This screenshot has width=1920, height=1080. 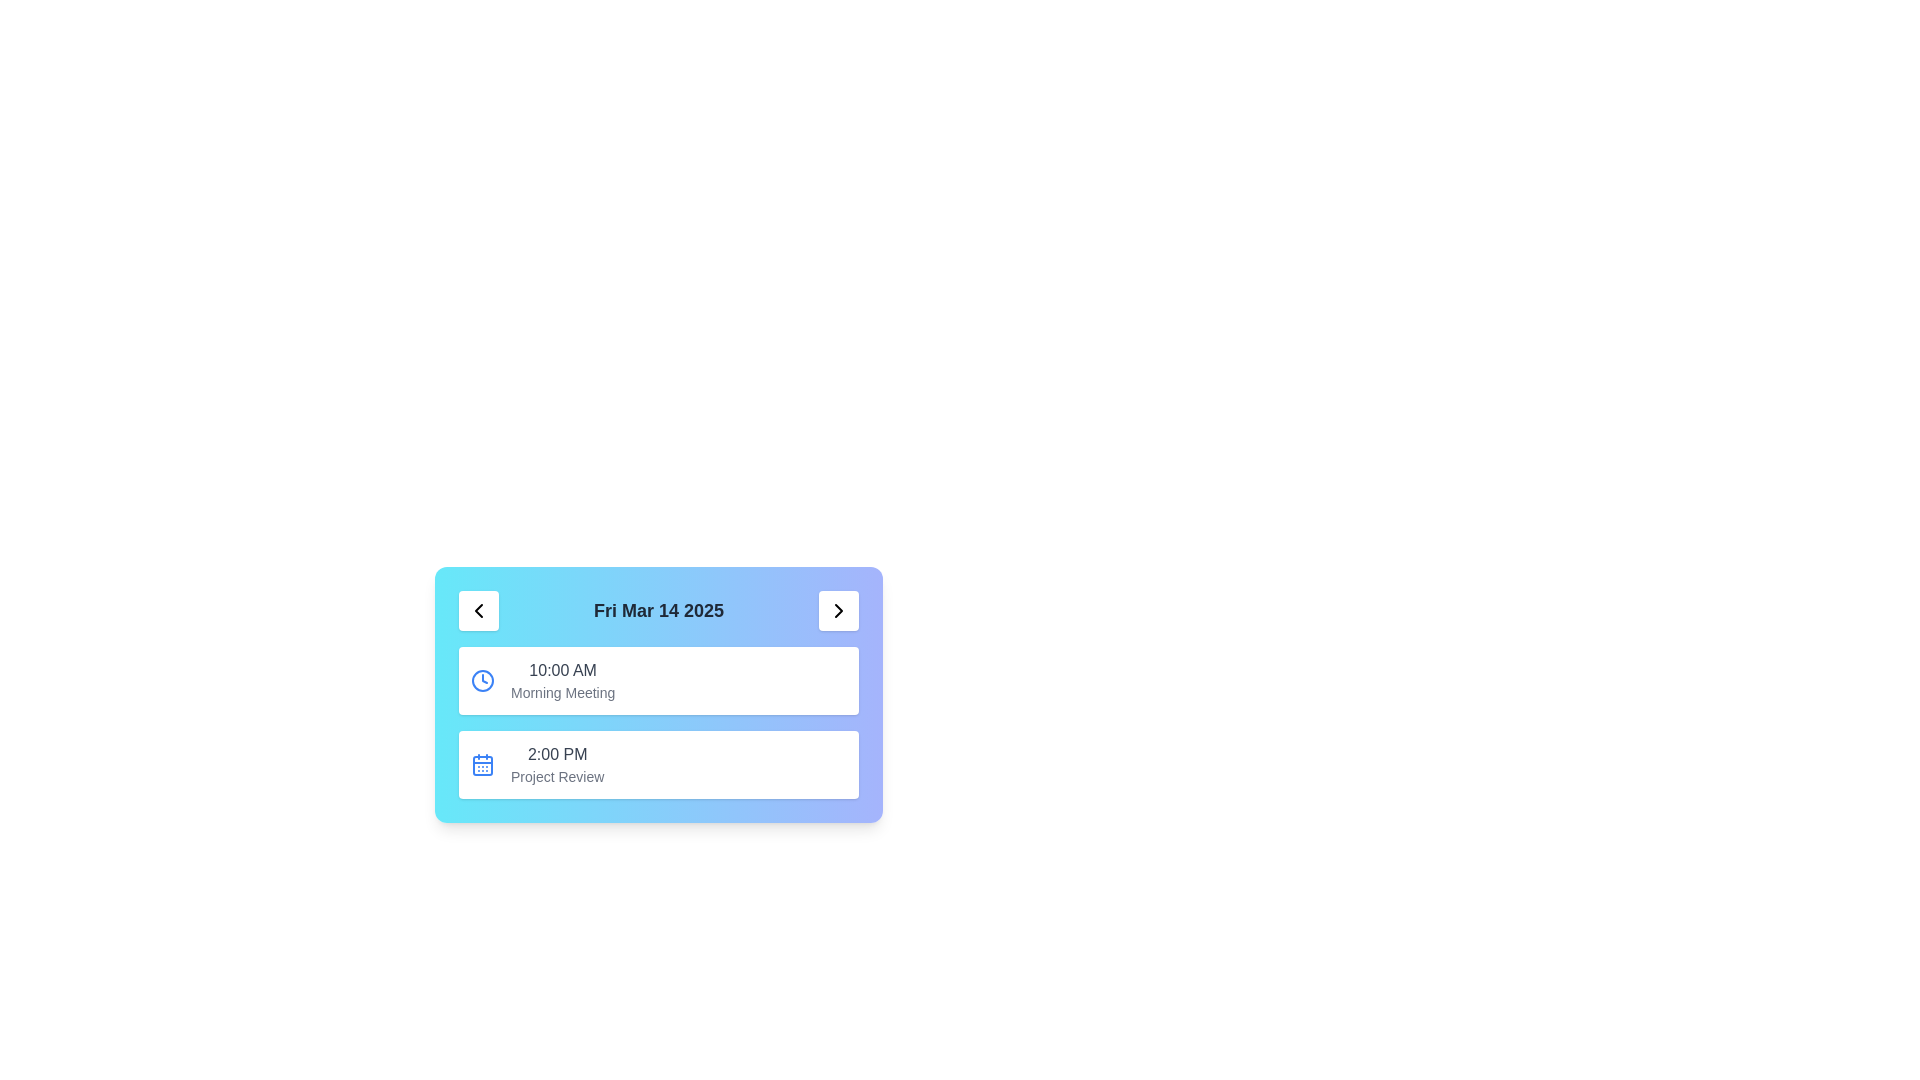 What do you see at coordinates (562, 671) in the screenshot?
I see `the Text Label displaying '10:00 AM' which is positioned above the descriptive text 'Morning Meeting' in the event entry` at bounding box center [562, 671].